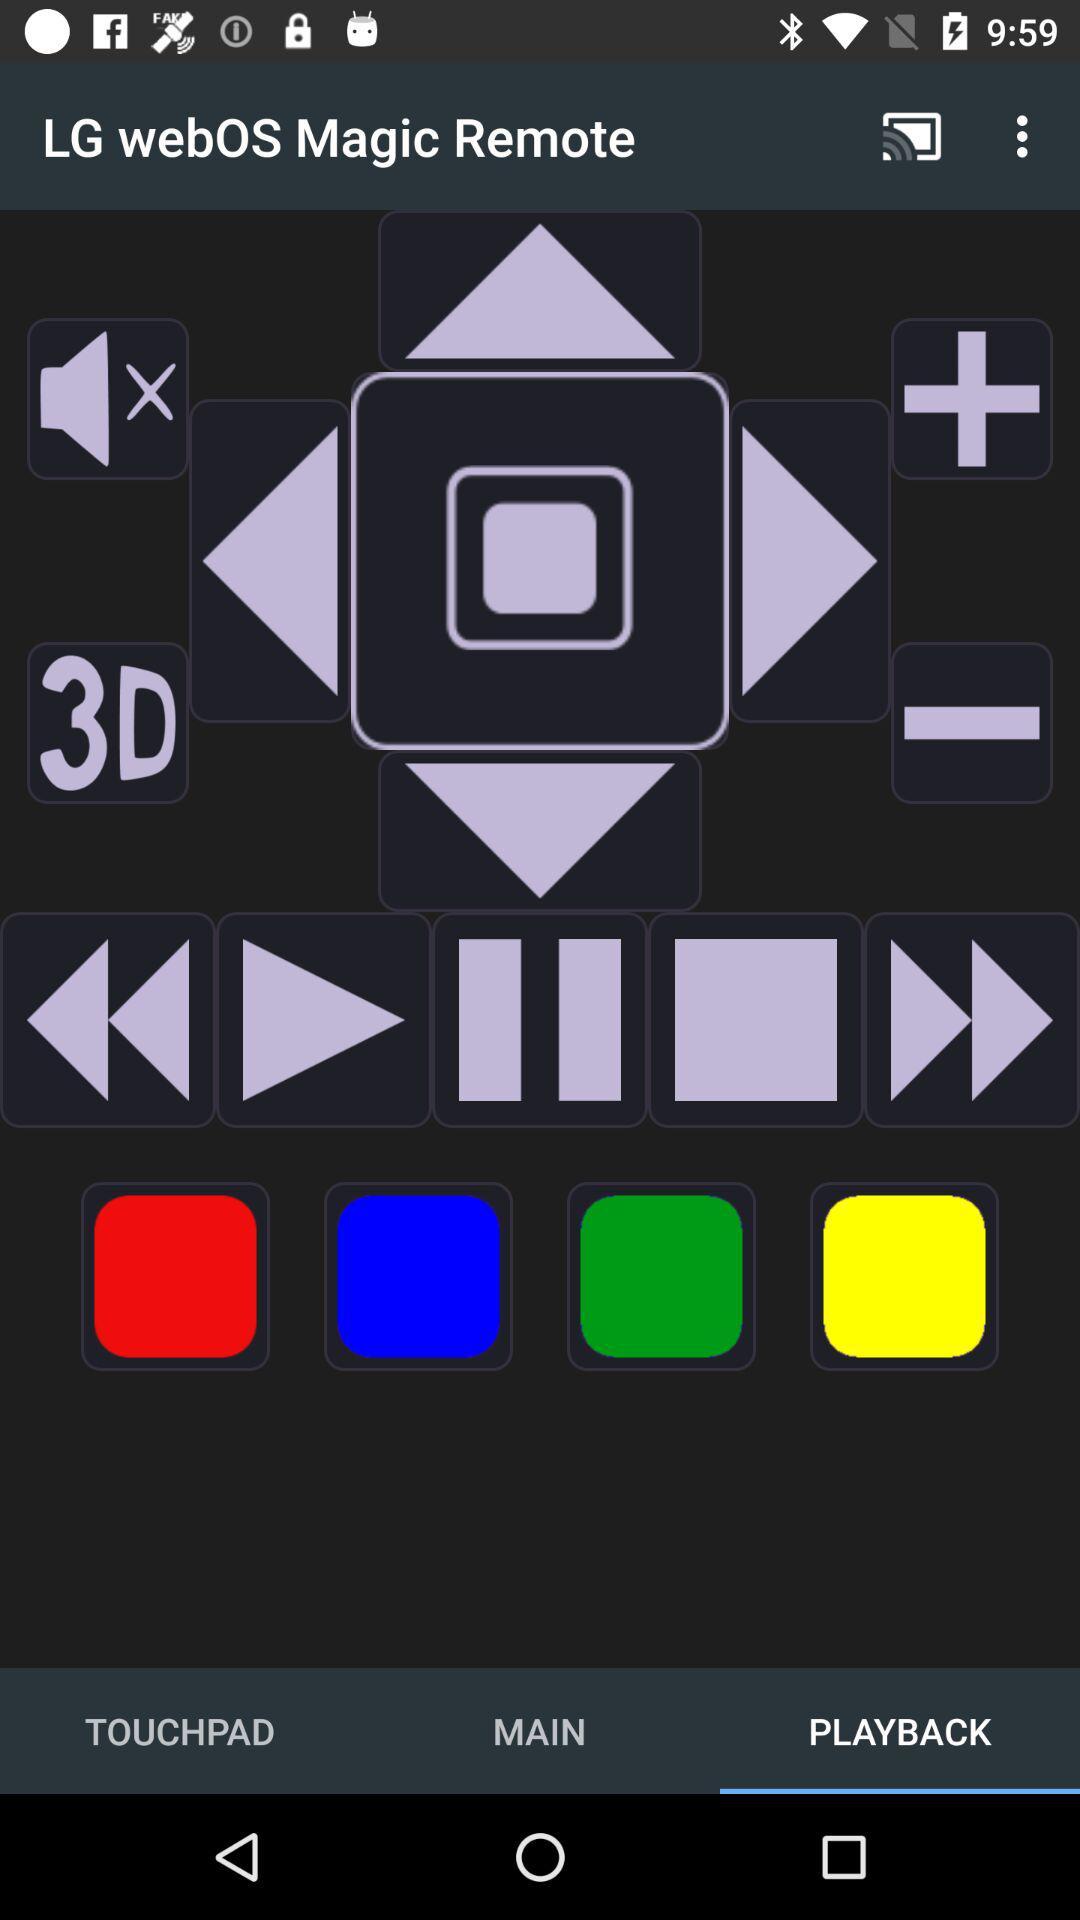 The height and width of the screenshot is (1920, 1080). I want to click on next, so click(810, 560).